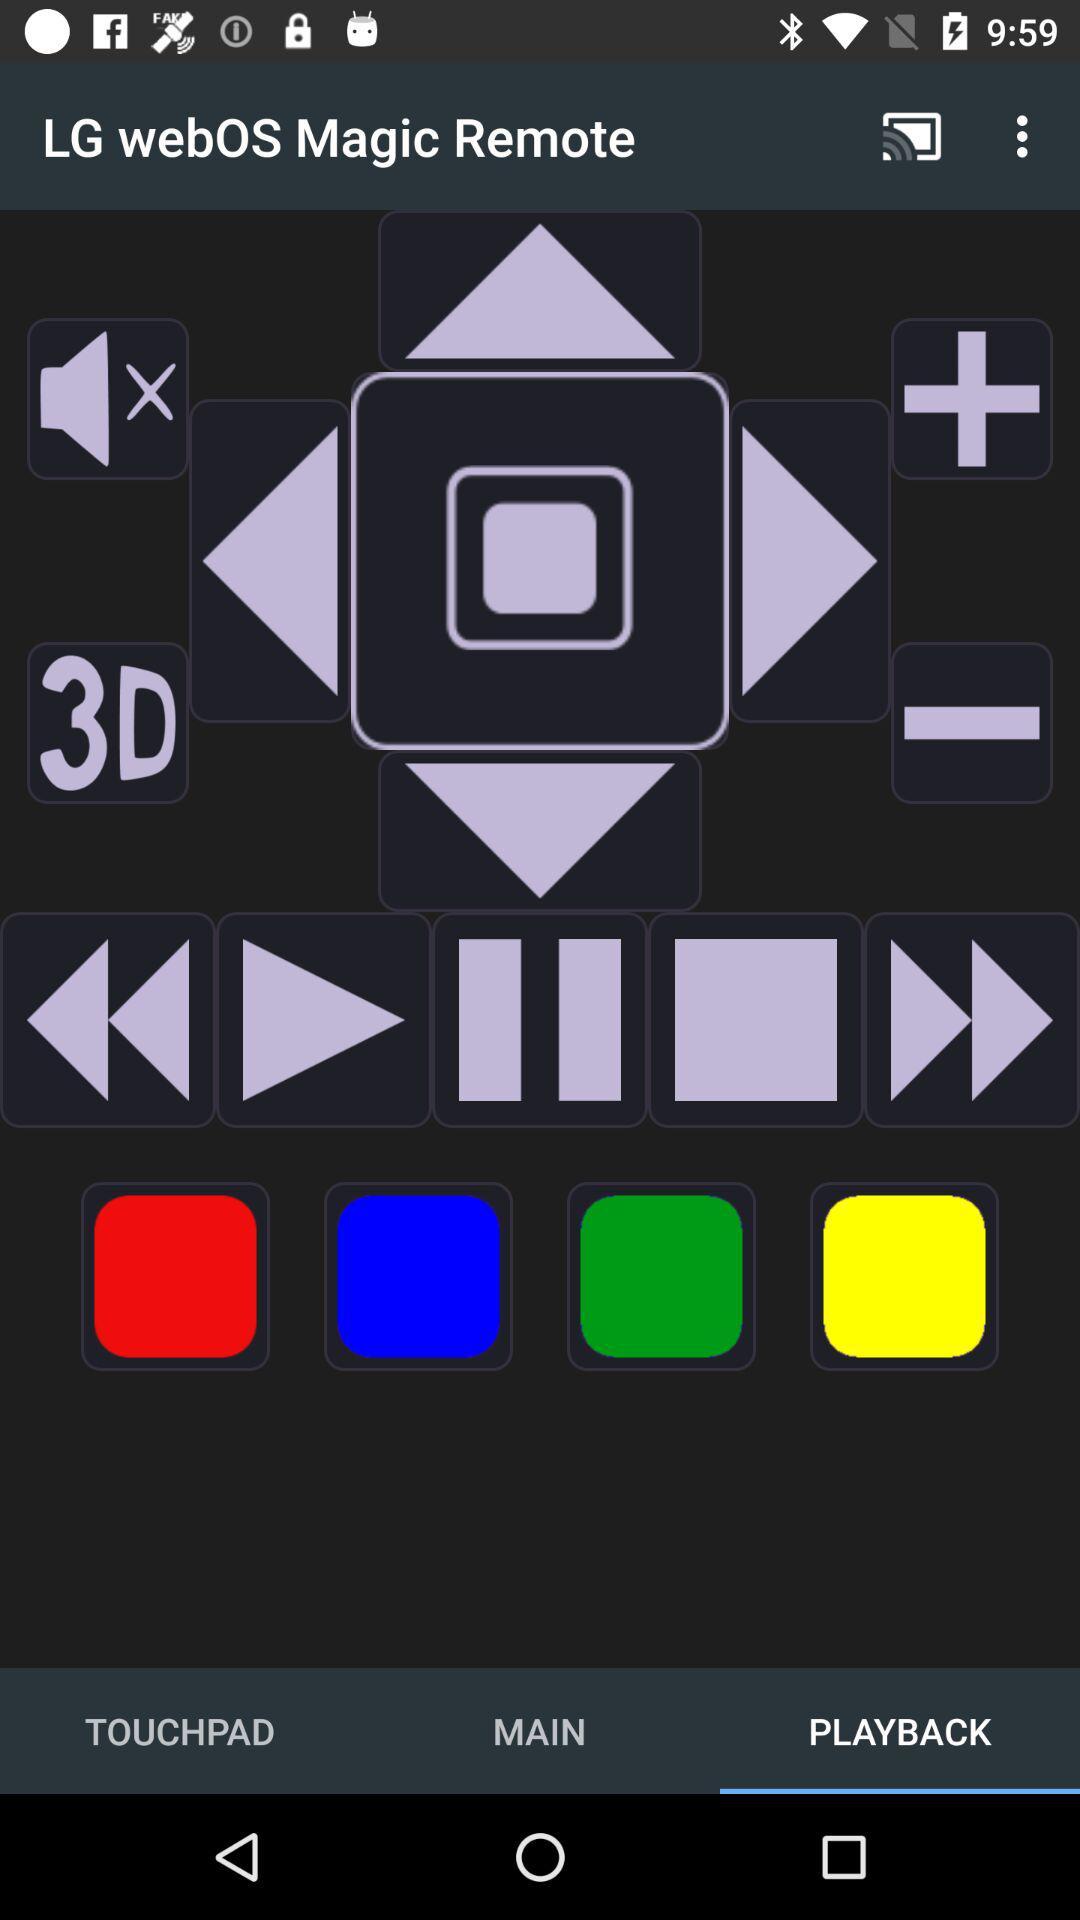 The height and width of the screenshot is (1920, 1080). I want to click on next, so click(810, 560).